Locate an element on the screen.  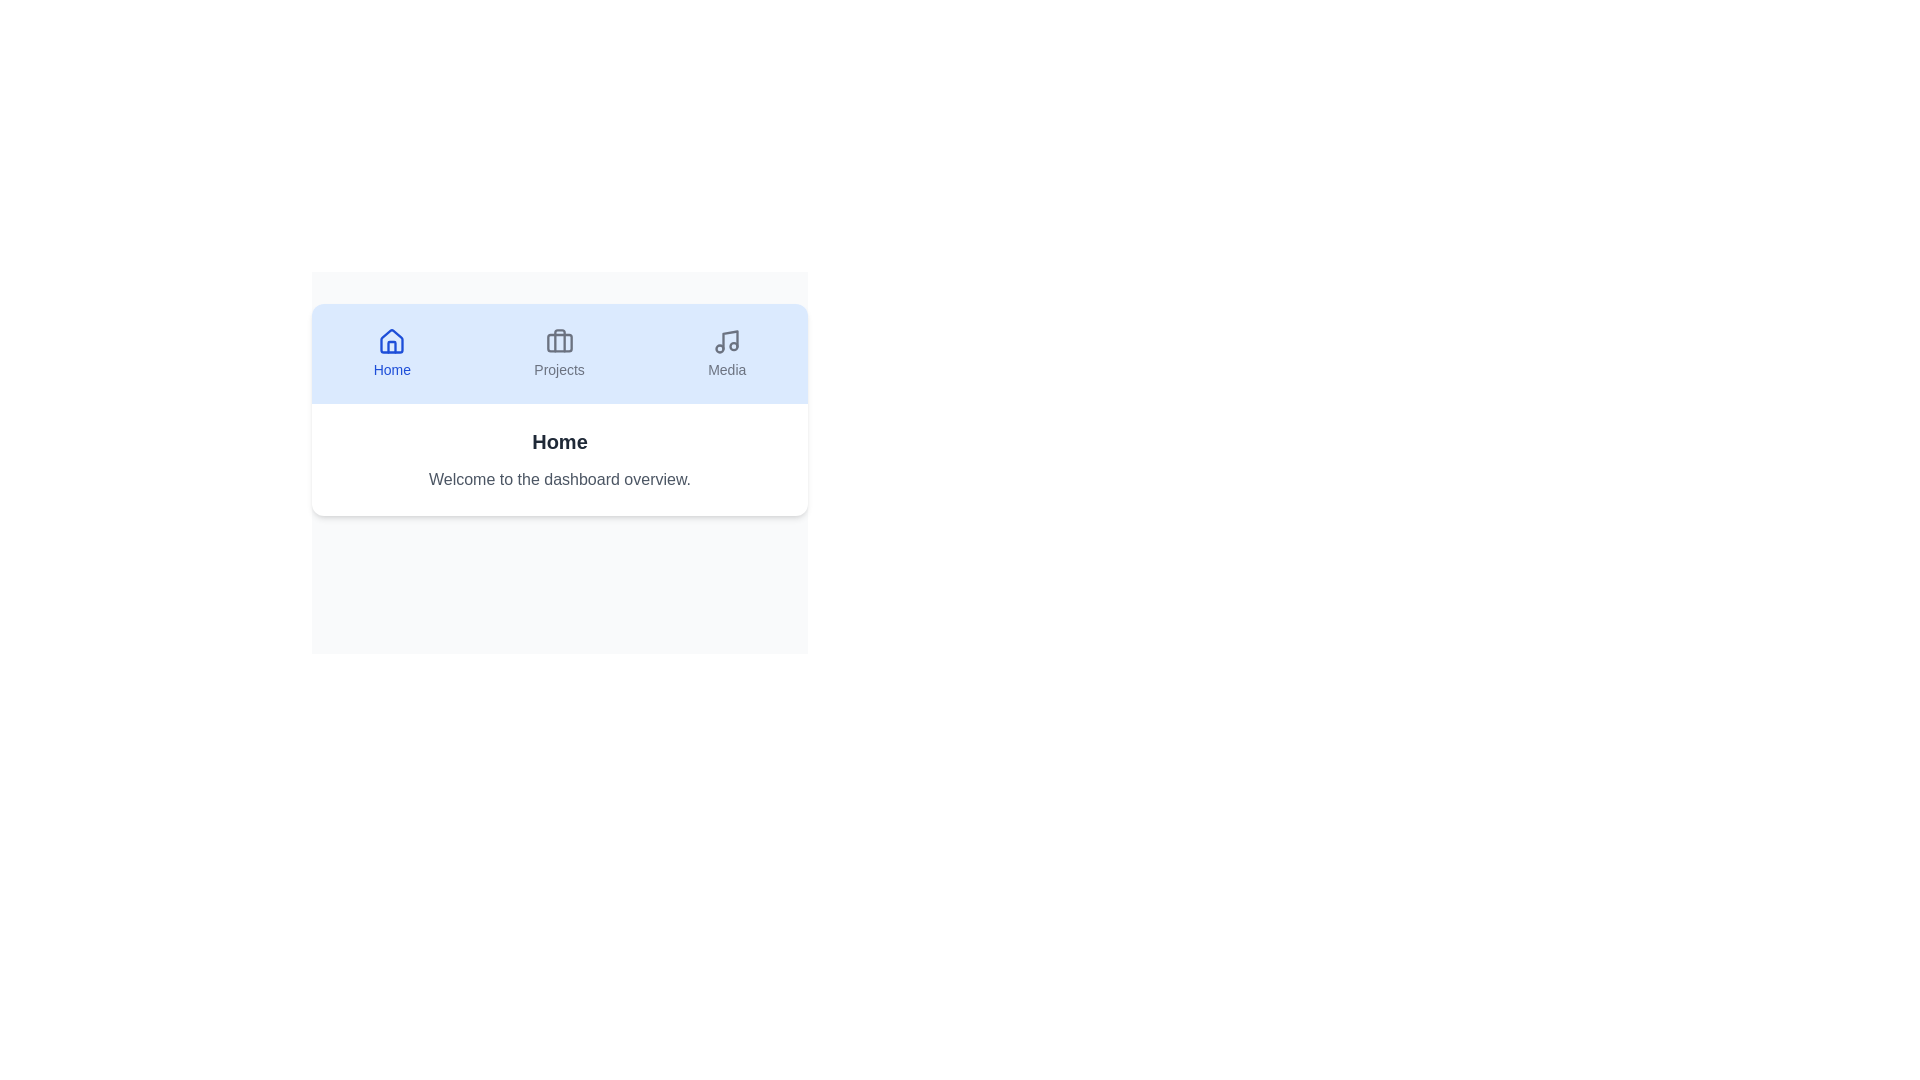
the Home tab is located at coordinates (392, 353).